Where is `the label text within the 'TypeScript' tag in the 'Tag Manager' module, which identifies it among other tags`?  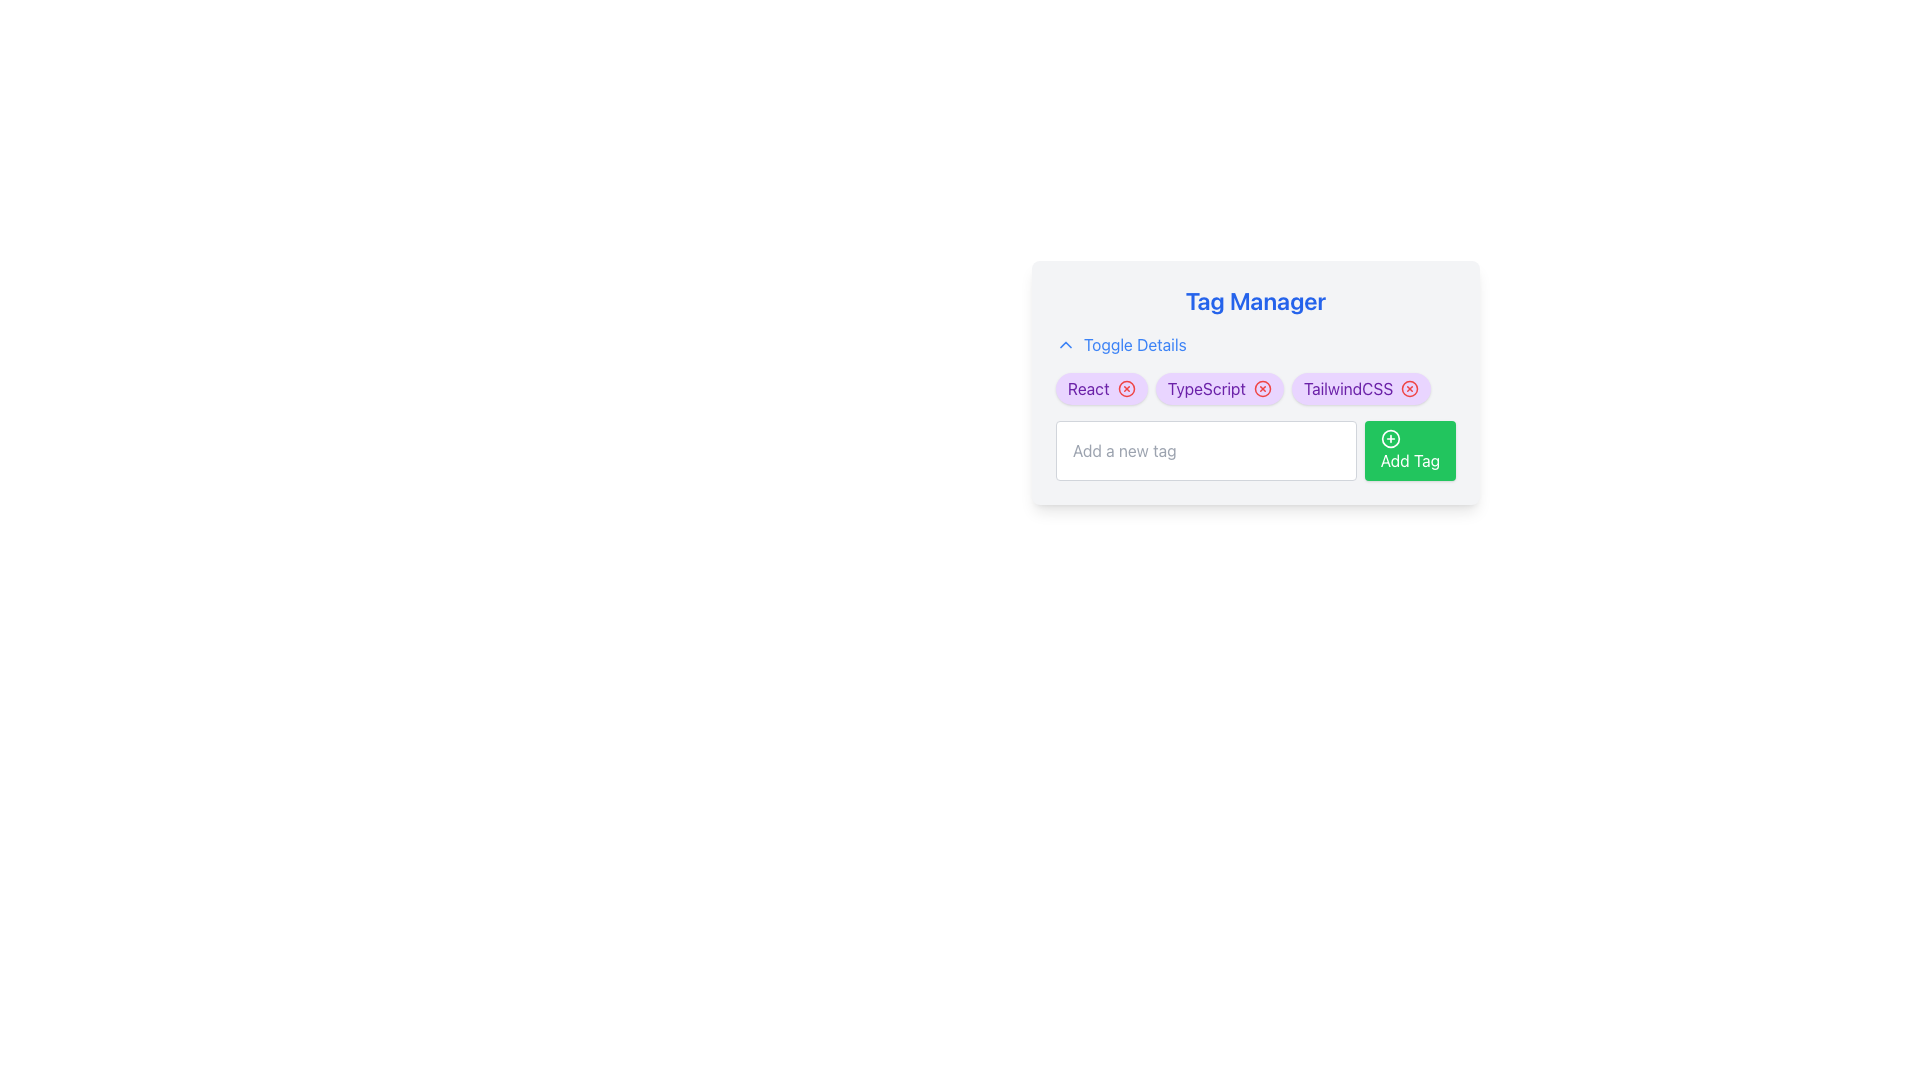
the label text within the 'TypeScript' tag in the 'Tag Manager' module, which identifies it among other tags is located at coordinates (1205, 389).